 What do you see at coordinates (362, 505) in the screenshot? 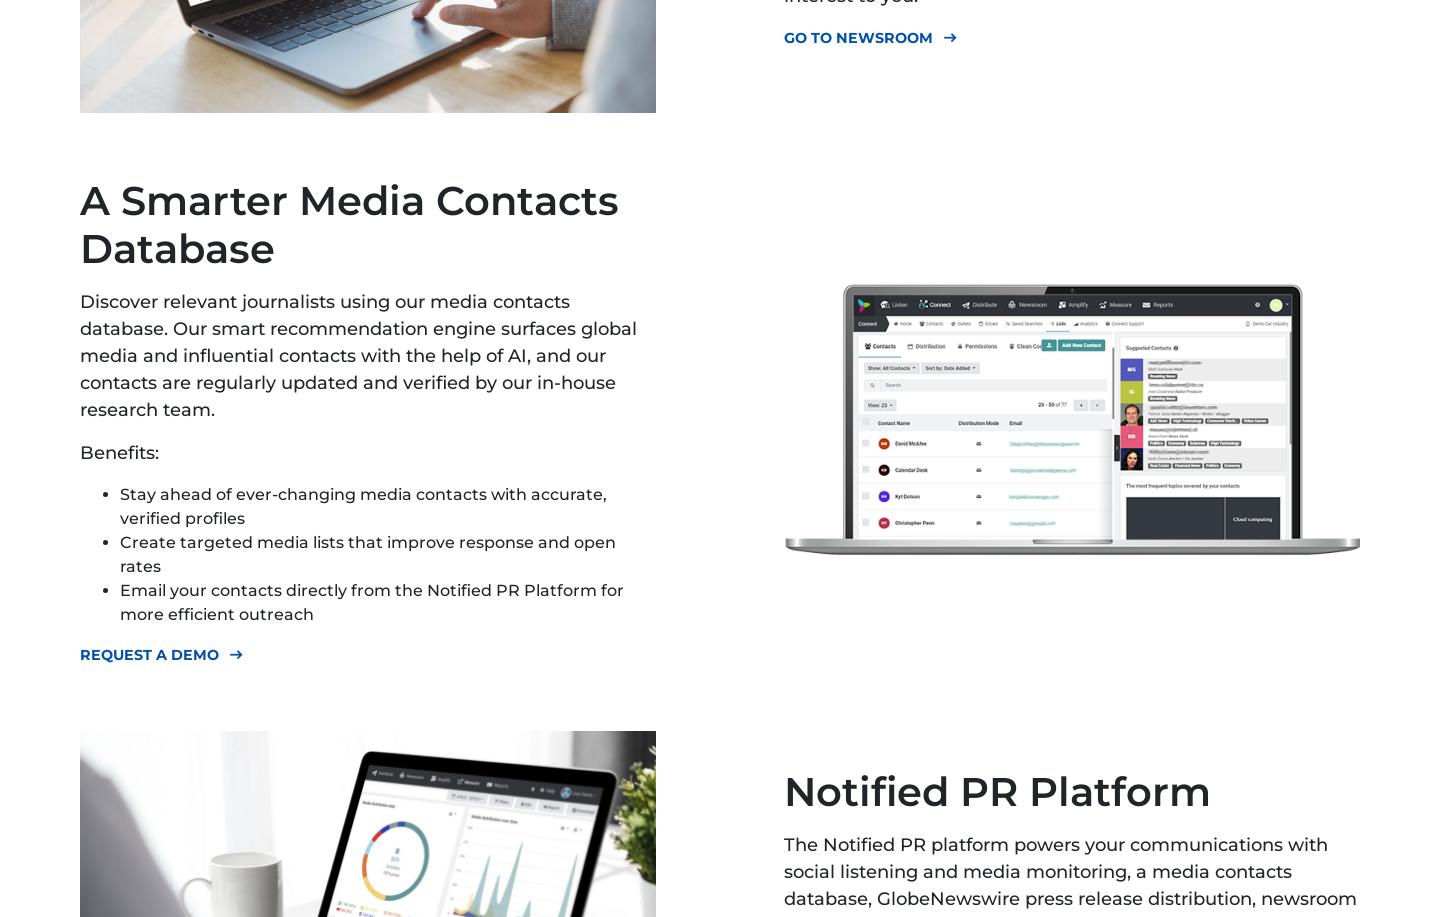
I see `'Stay ahead of ever-changing media contacts with accurate, verified profiles'` at bounding box center [362, 505].